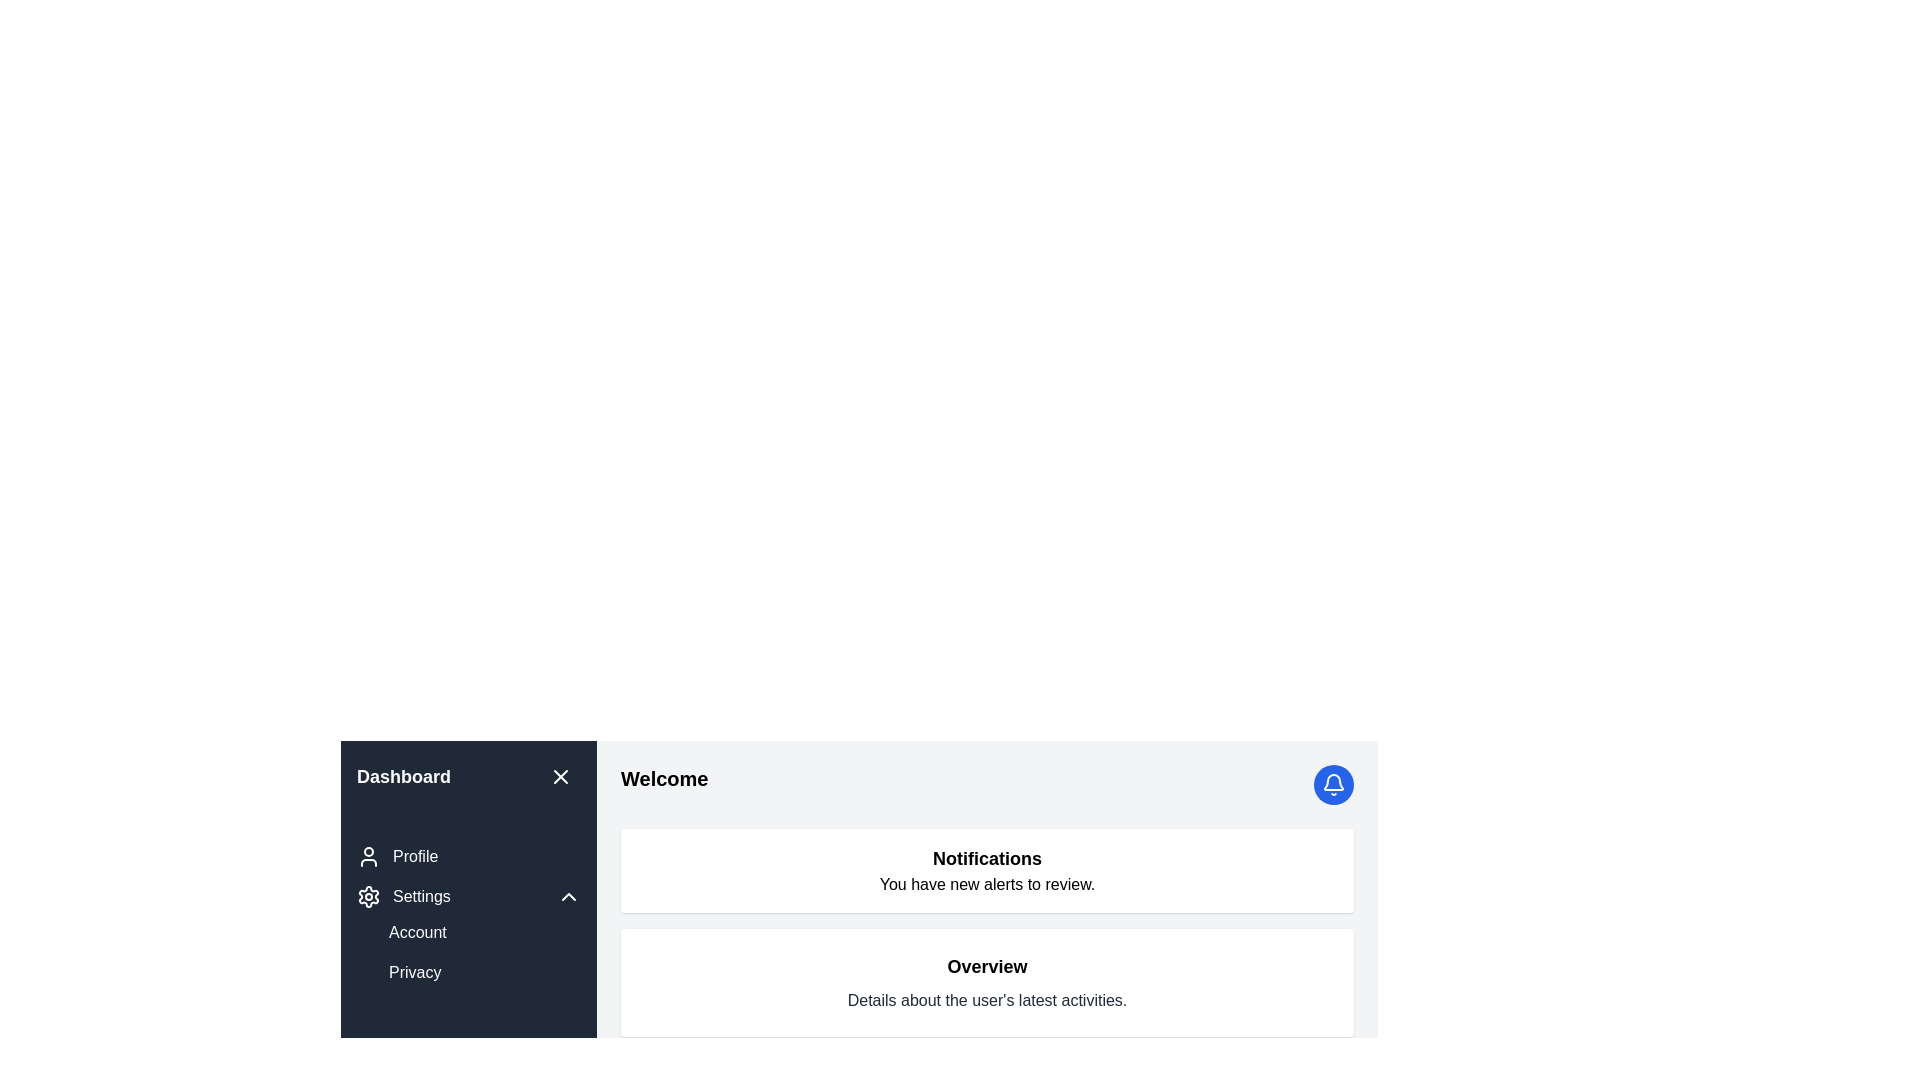 This screenshot has width=1920, height=1080. I want to click on the cogwheel-shaped Decorative Icon located next to the 'Settings' label in the left navigation sidebar, so click(369, 896).